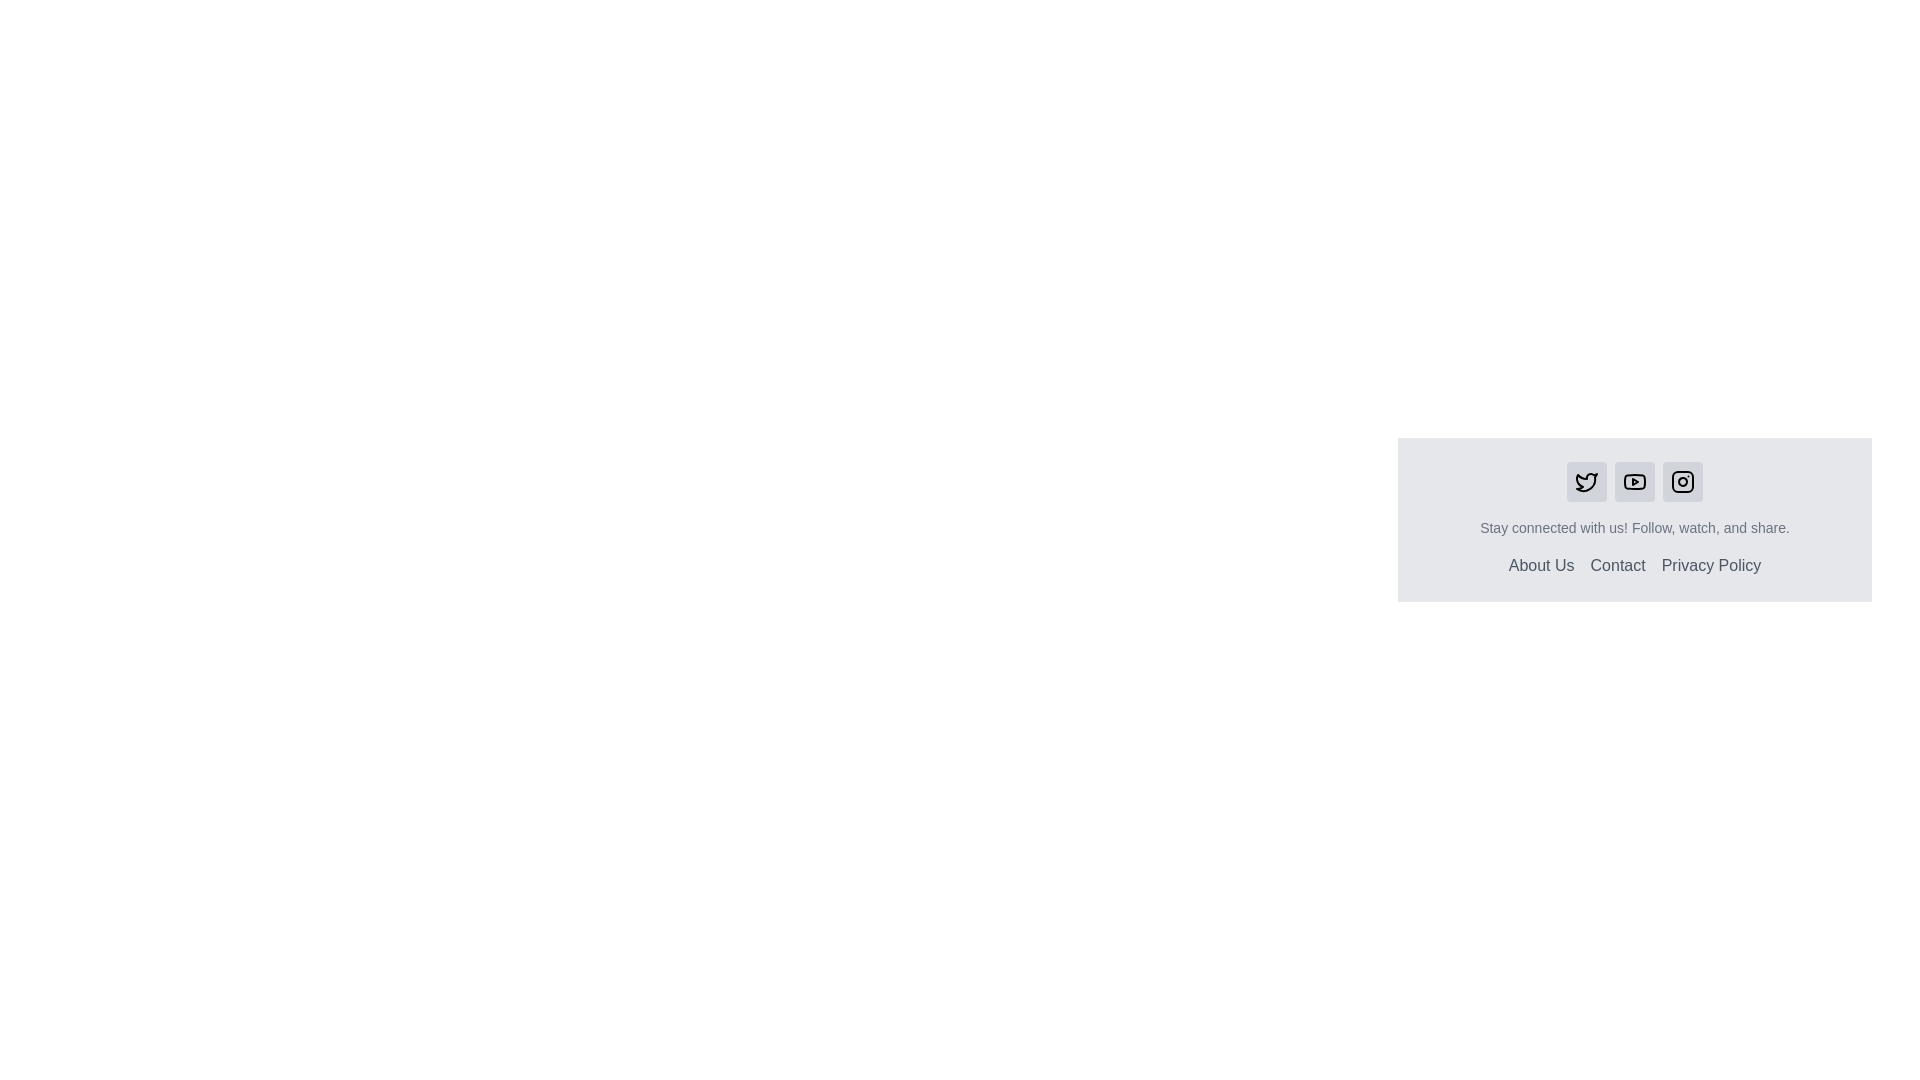 The image size is (1920, 1080). What do you see at coordinates (1586, 482) in the screenshot?
I see `the Twitter icon located in the bottom center of the interface` at bounding box center [1586, 482].